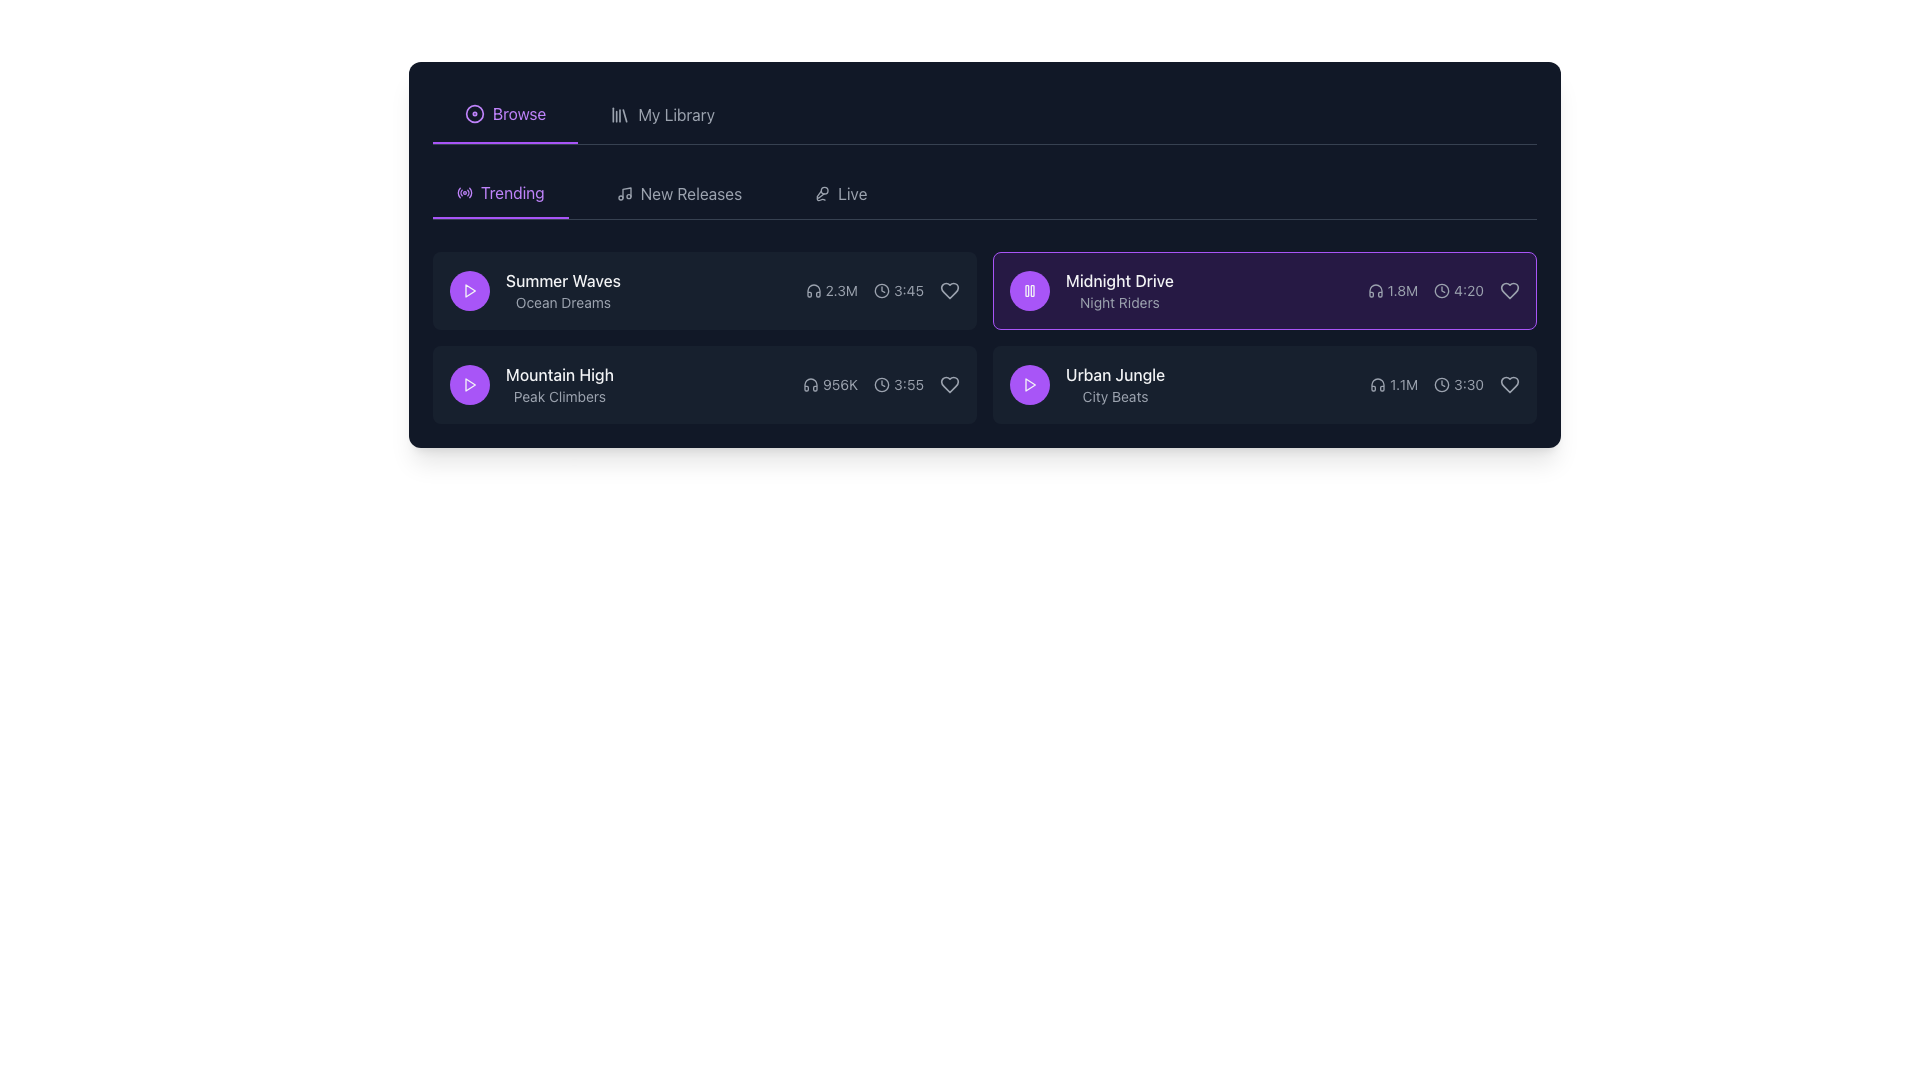  I want to click on the metadata of the first music track entry in the 'Trending' section, so click(705, 290).